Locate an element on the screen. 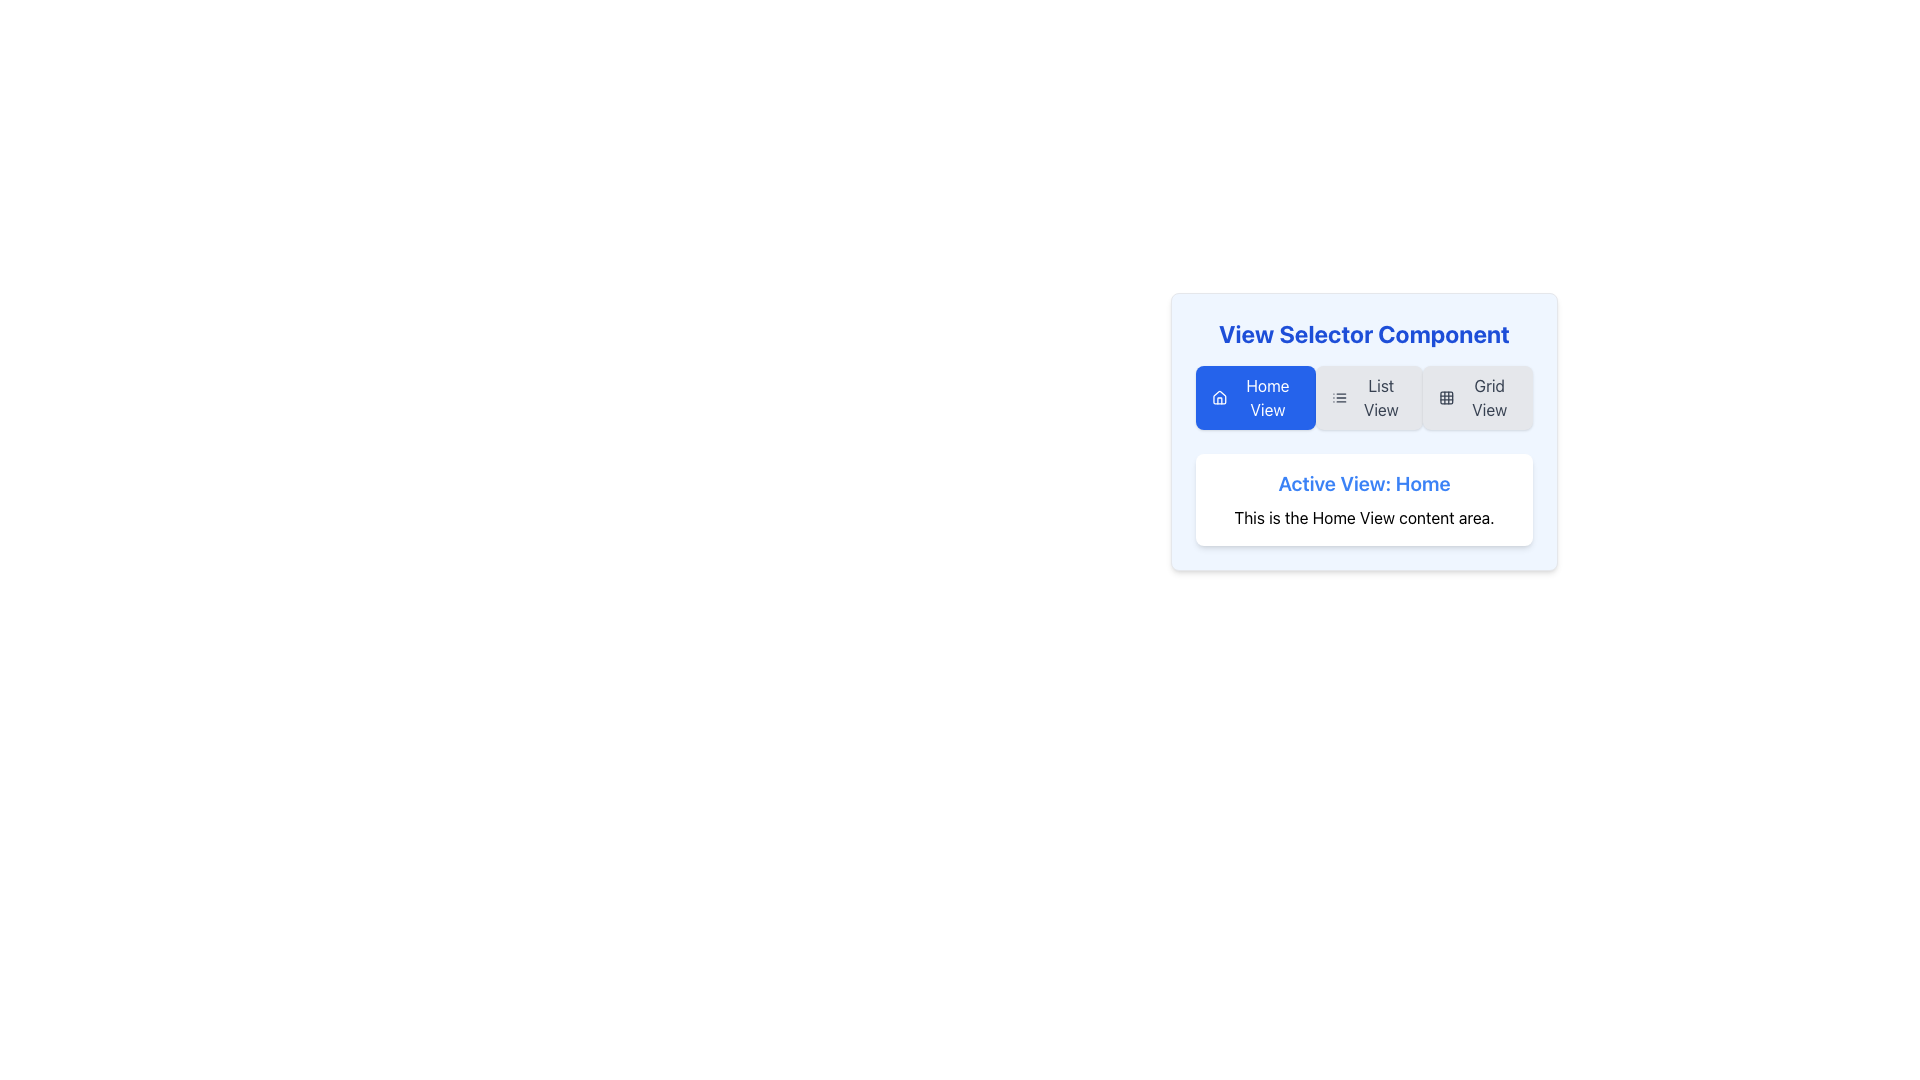 This screenshot has width=1920, height=1080. the 'Home View' button in the 'View Selector' component is located at coordinates (1255, 397).